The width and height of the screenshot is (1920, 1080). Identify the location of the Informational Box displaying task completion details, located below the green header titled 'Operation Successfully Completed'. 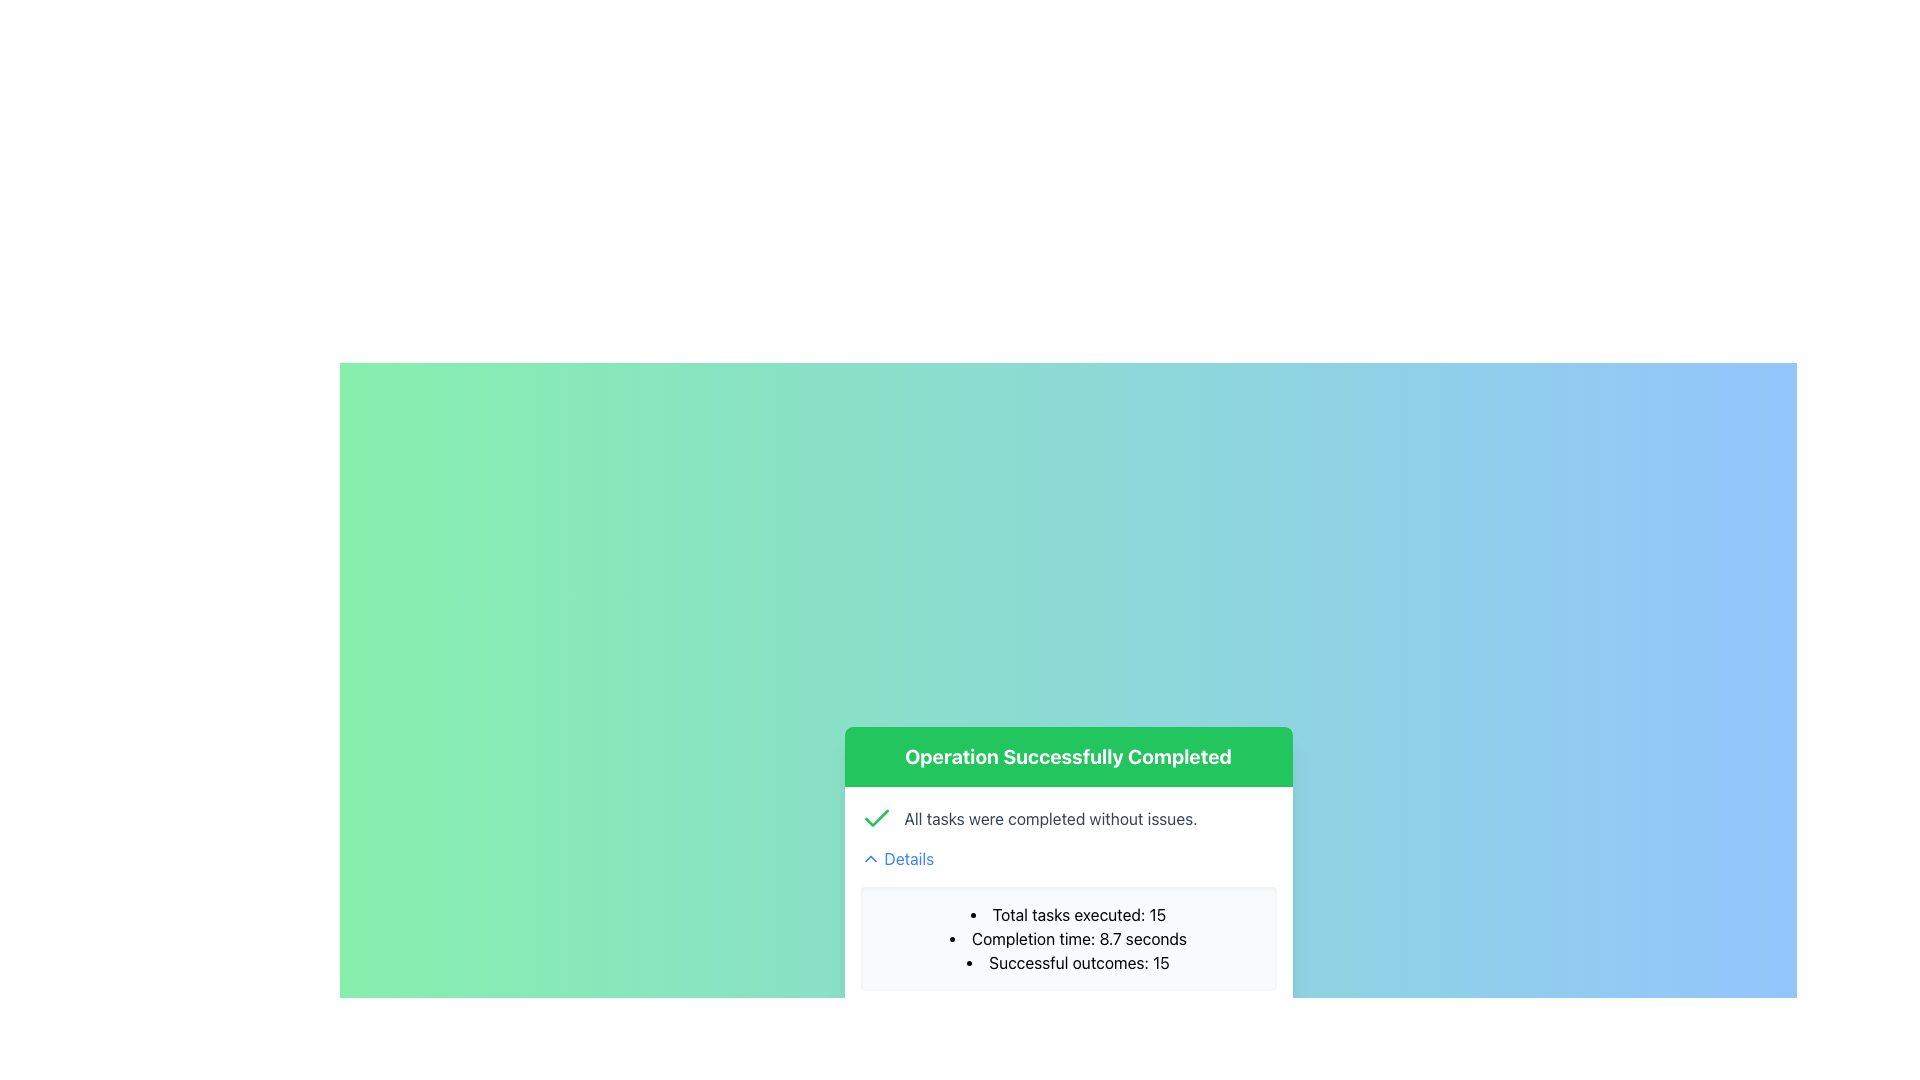
(1067, 902).